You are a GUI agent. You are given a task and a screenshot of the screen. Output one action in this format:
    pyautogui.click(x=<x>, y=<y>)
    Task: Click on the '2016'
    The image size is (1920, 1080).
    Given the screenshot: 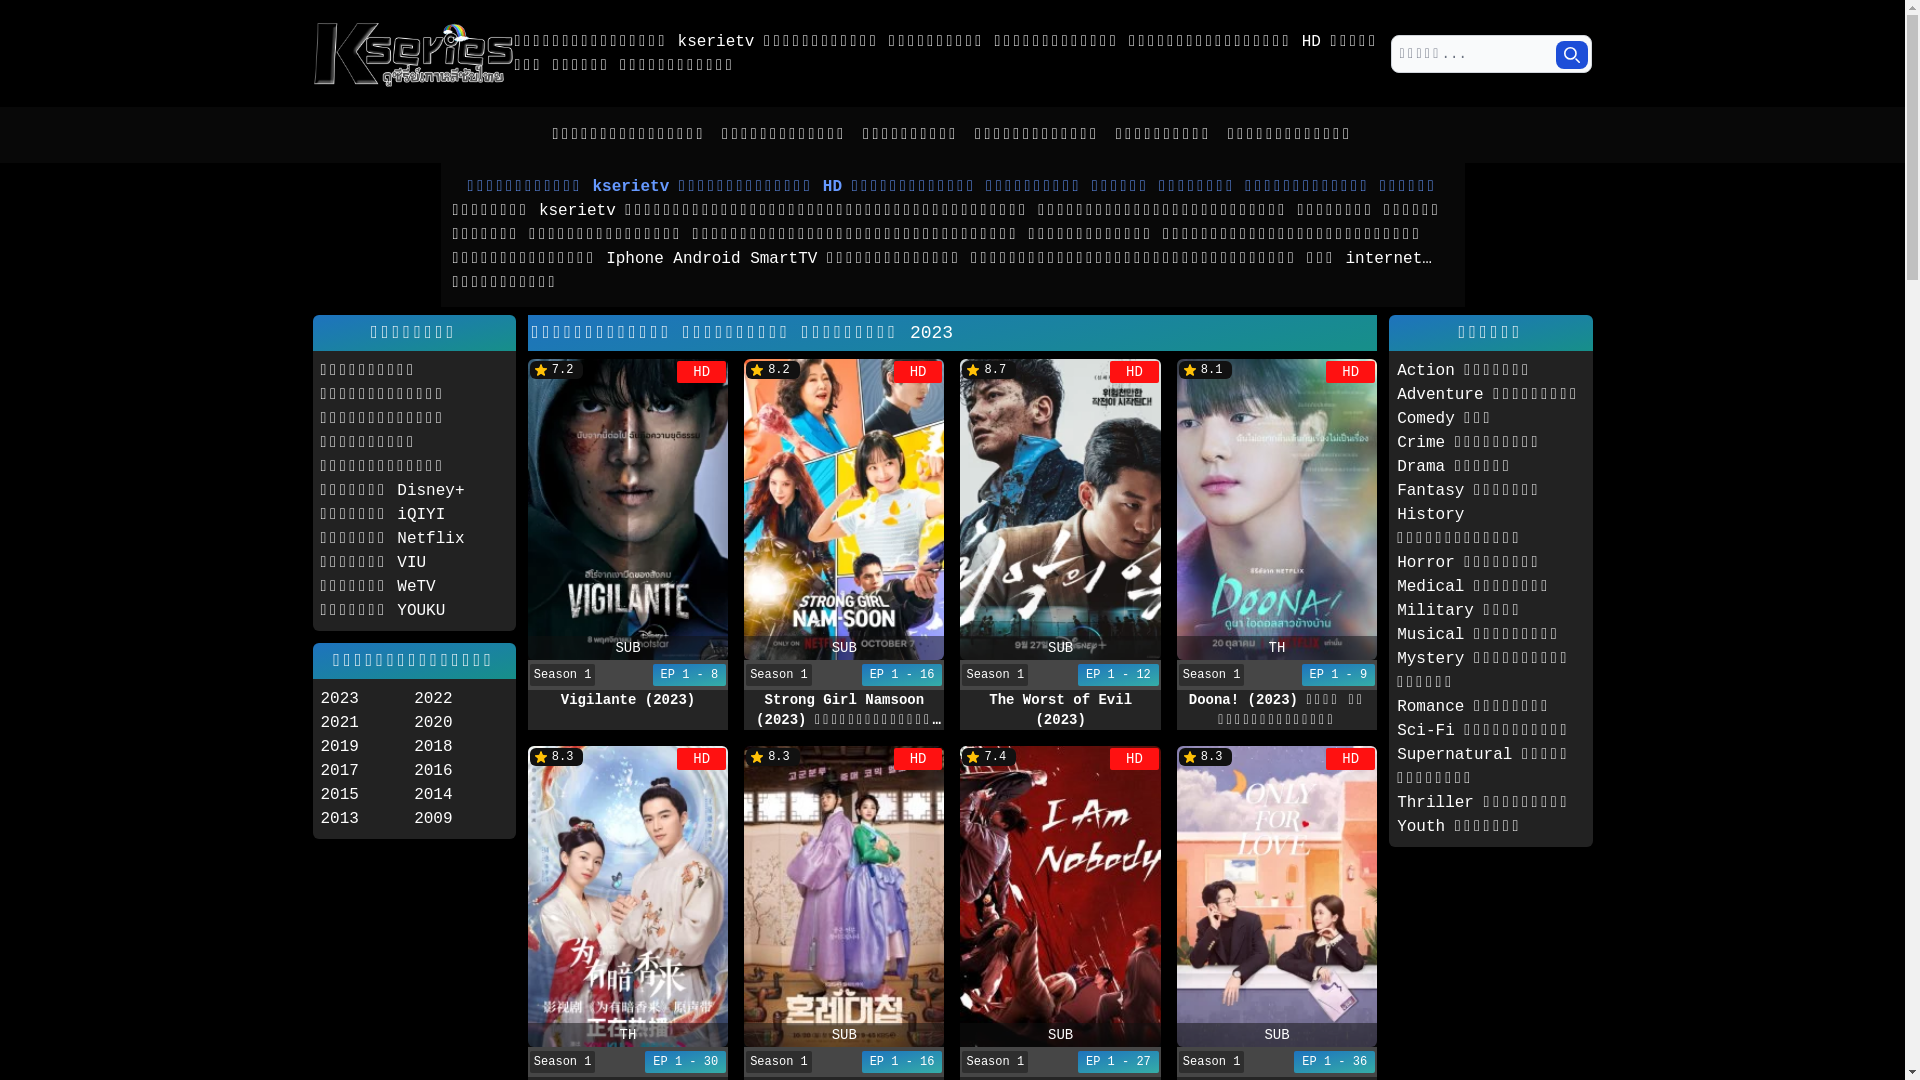 What is the action you would take?
    pyautogui.click(x=459, y=770)
    